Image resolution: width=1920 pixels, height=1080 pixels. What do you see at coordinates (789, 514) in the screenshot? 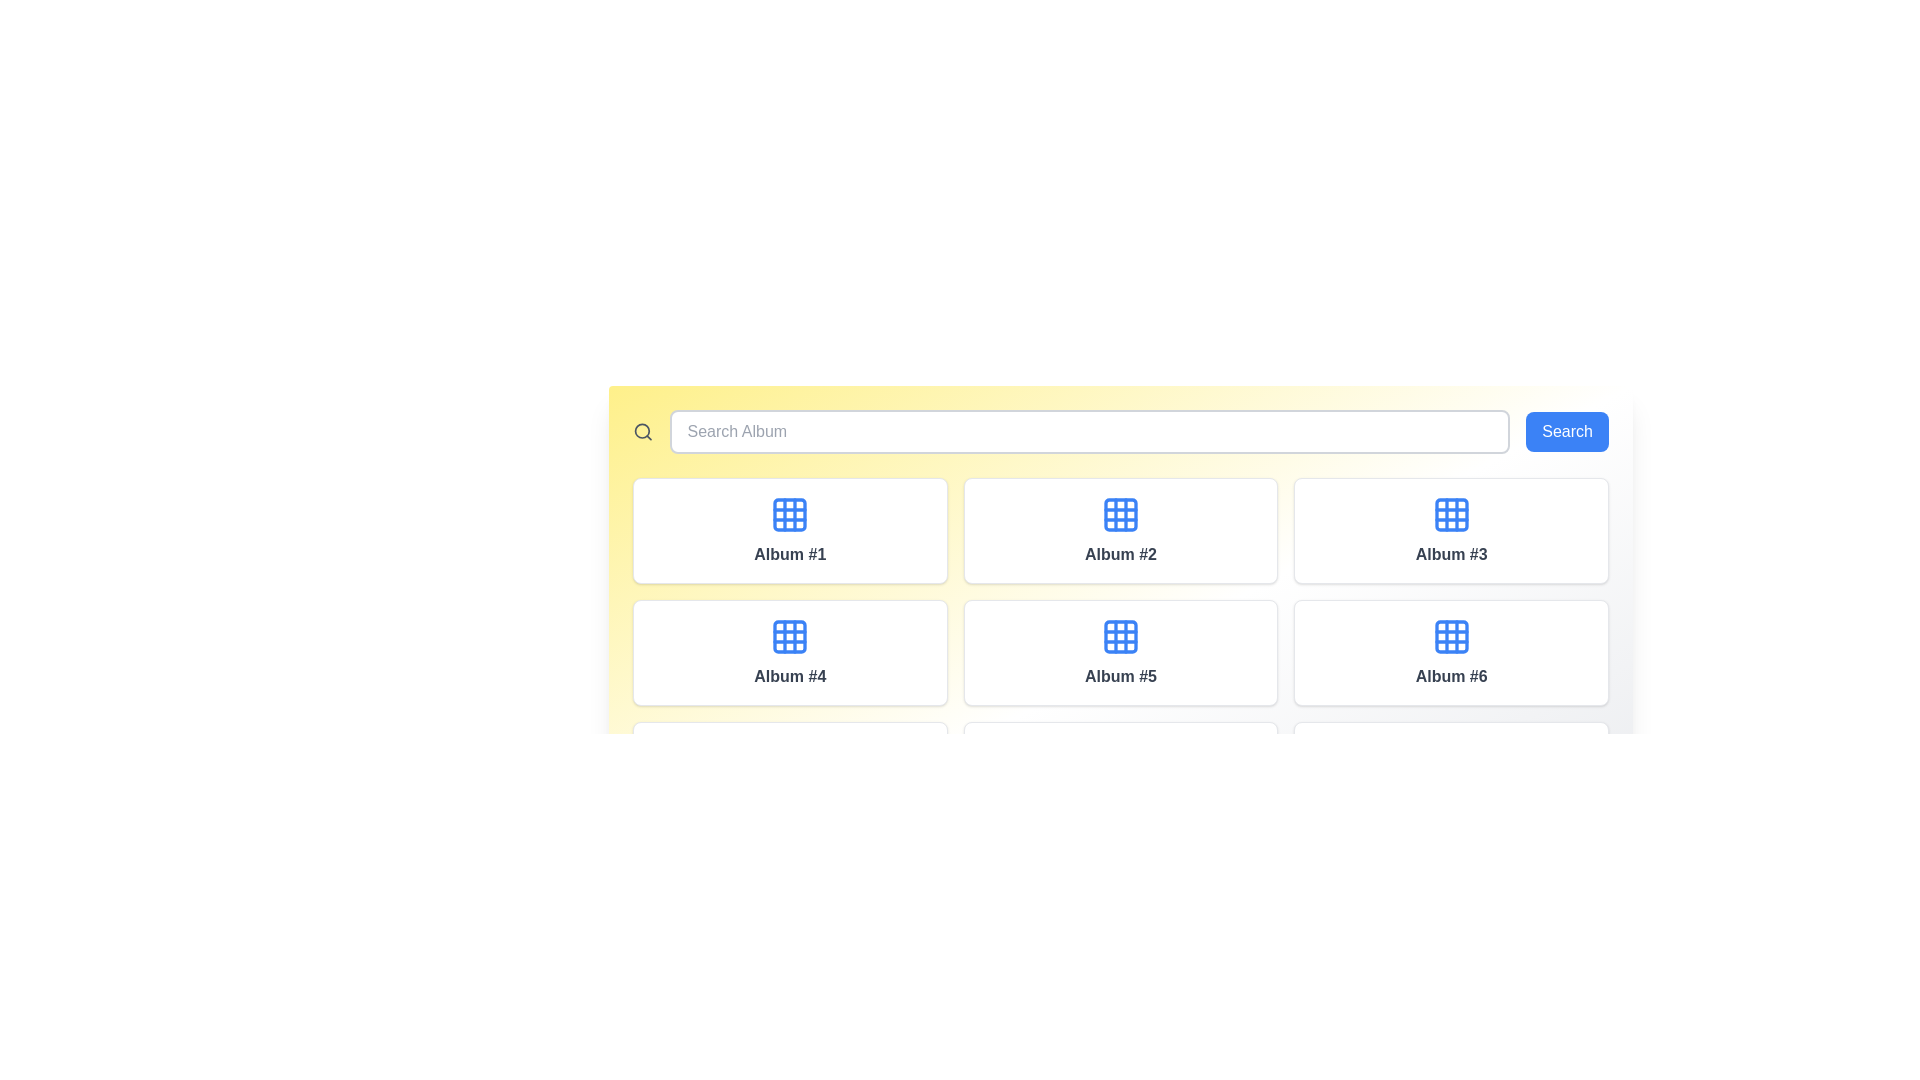
I see `the encompassing icon which is a sub-component of a 3x3 grid icon located in the central cell of the grid above the 'Album #1' label` at bounding box center [789, 514].